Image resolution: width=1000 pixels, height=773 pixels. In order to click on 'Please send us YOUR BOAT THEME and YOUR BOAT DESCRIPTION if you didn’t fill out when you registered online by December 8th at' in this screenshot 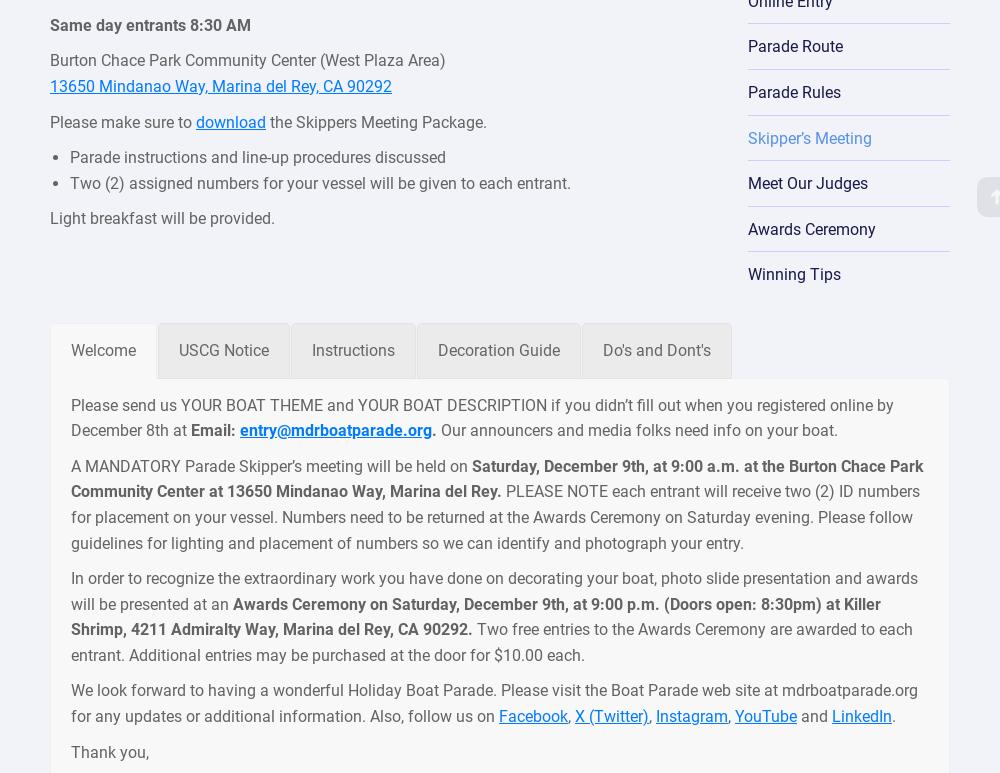, I will do `click(481, 416)`.